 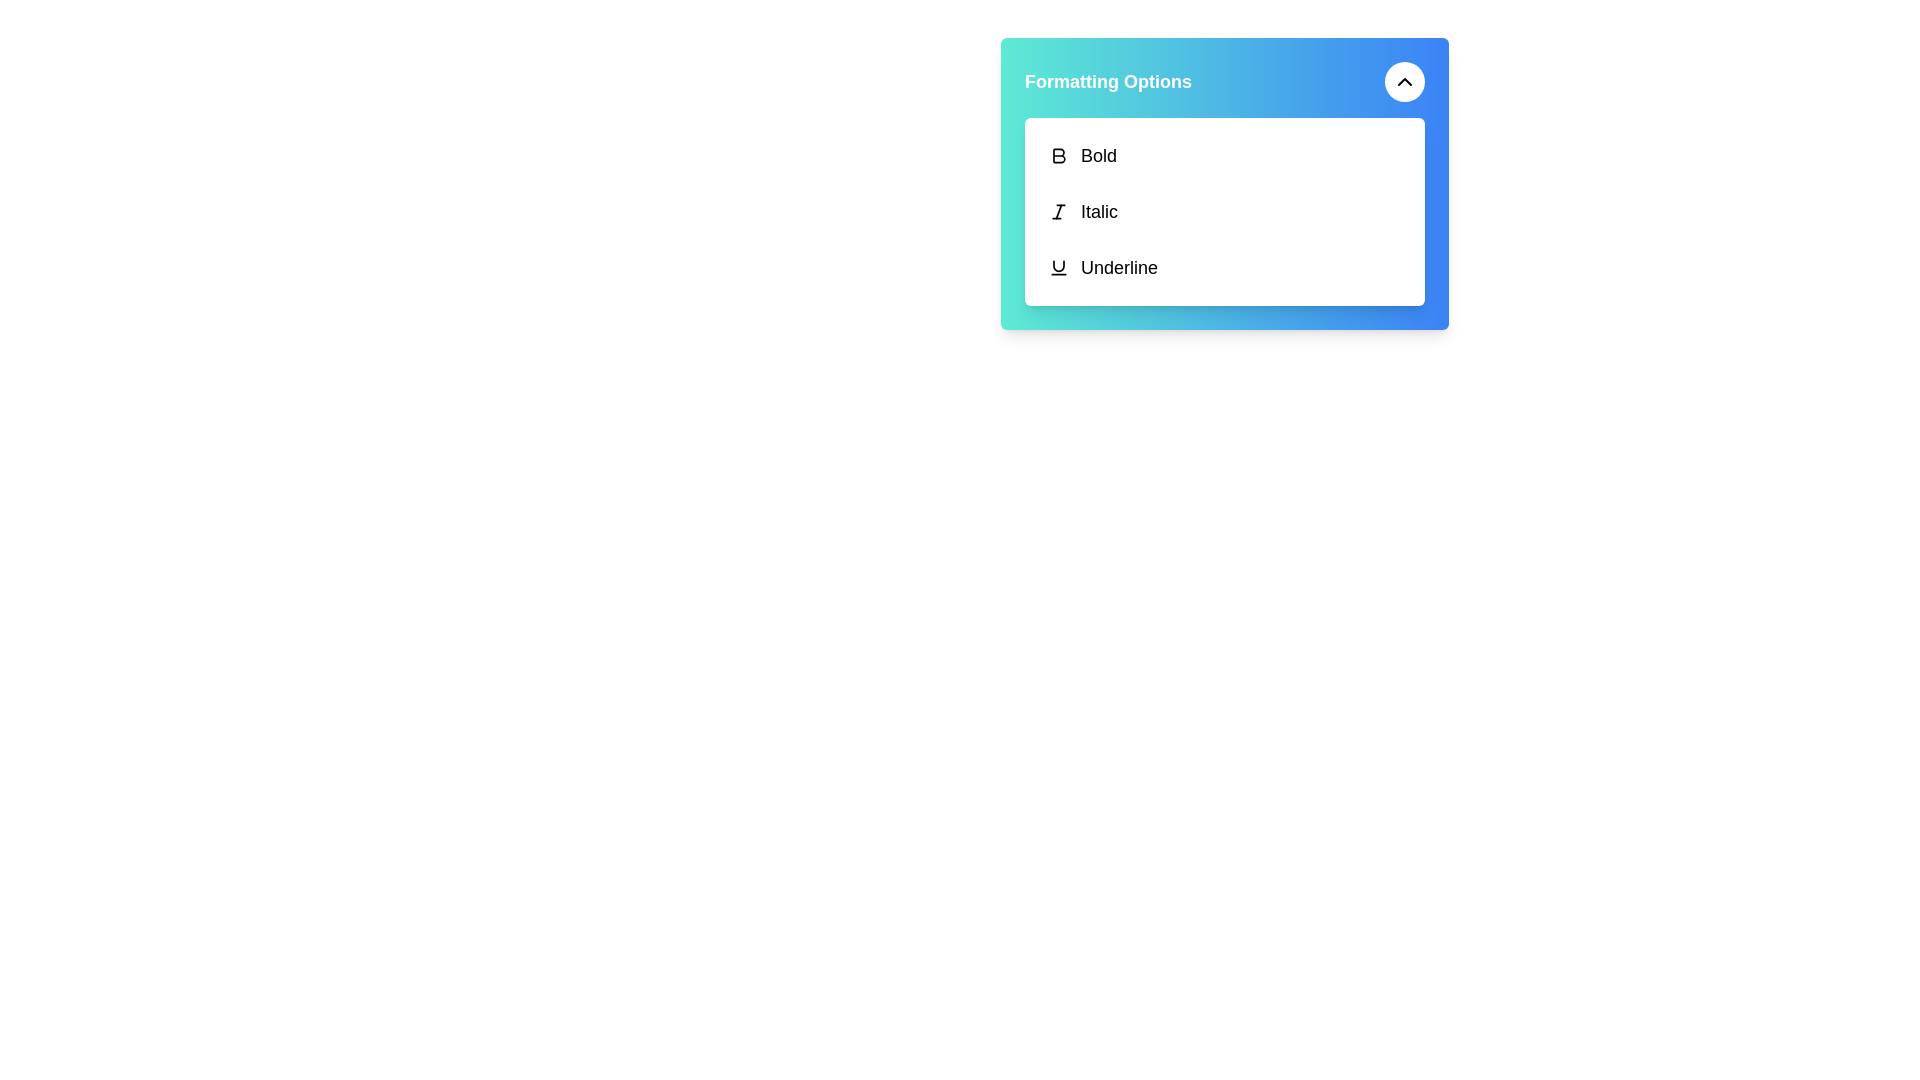 What do you see at coordinates (1058, 212) in the screenshot?
I see `the italic-styled 'I' icon located under the 'Formatting Options' section beside the label 'Italic'` at bounding box center [1058, 212].